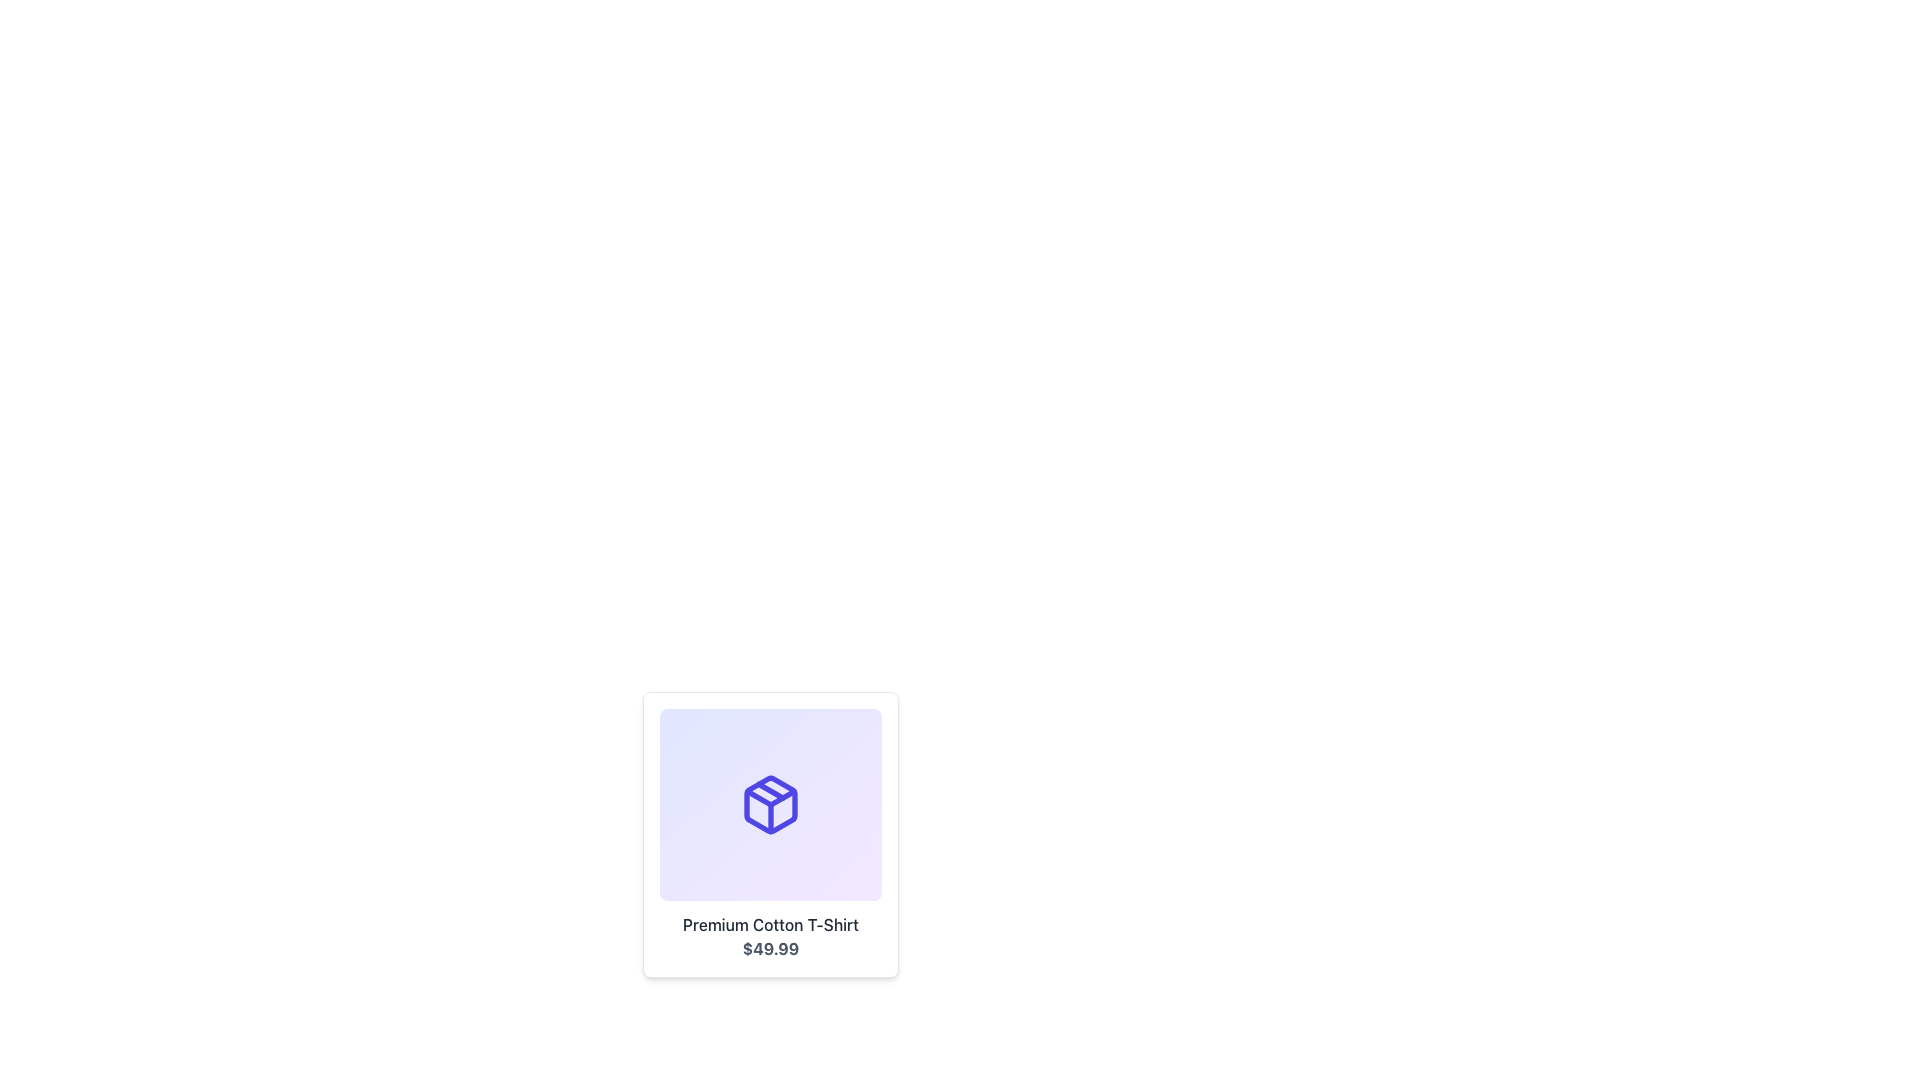  Describe the element at coordinates (770, 925) in the screenshot. I see `the static text displaying the title 'Premium Cotton T-Shirt', which is positioned below SVG elements and above the price text within a centrally located card layout` at that location.